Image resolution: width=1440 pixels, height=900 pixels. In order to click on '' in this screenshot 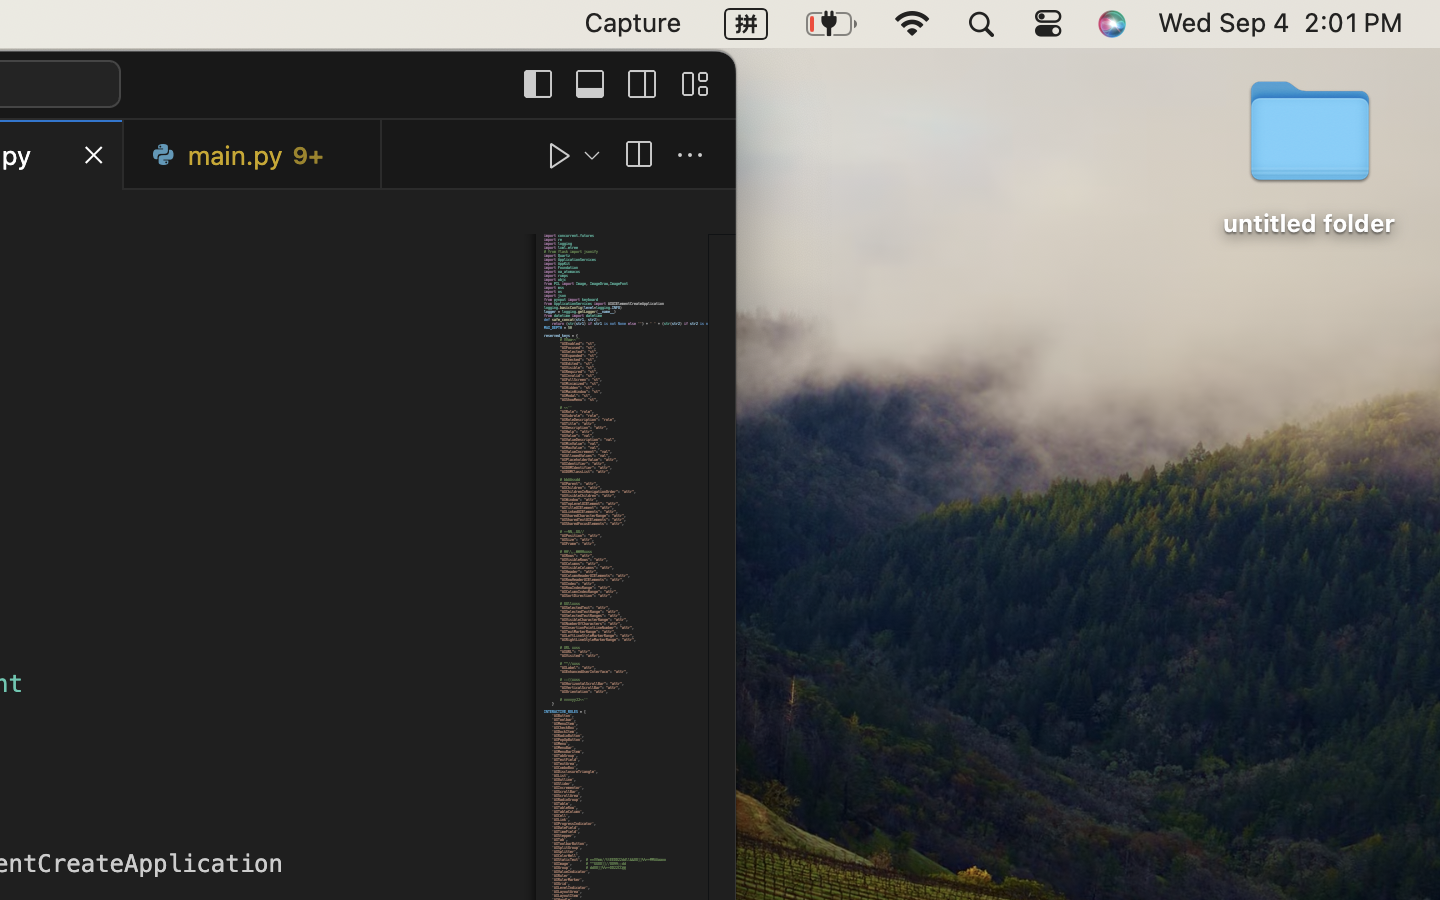, I will do `click(690, 155)`.